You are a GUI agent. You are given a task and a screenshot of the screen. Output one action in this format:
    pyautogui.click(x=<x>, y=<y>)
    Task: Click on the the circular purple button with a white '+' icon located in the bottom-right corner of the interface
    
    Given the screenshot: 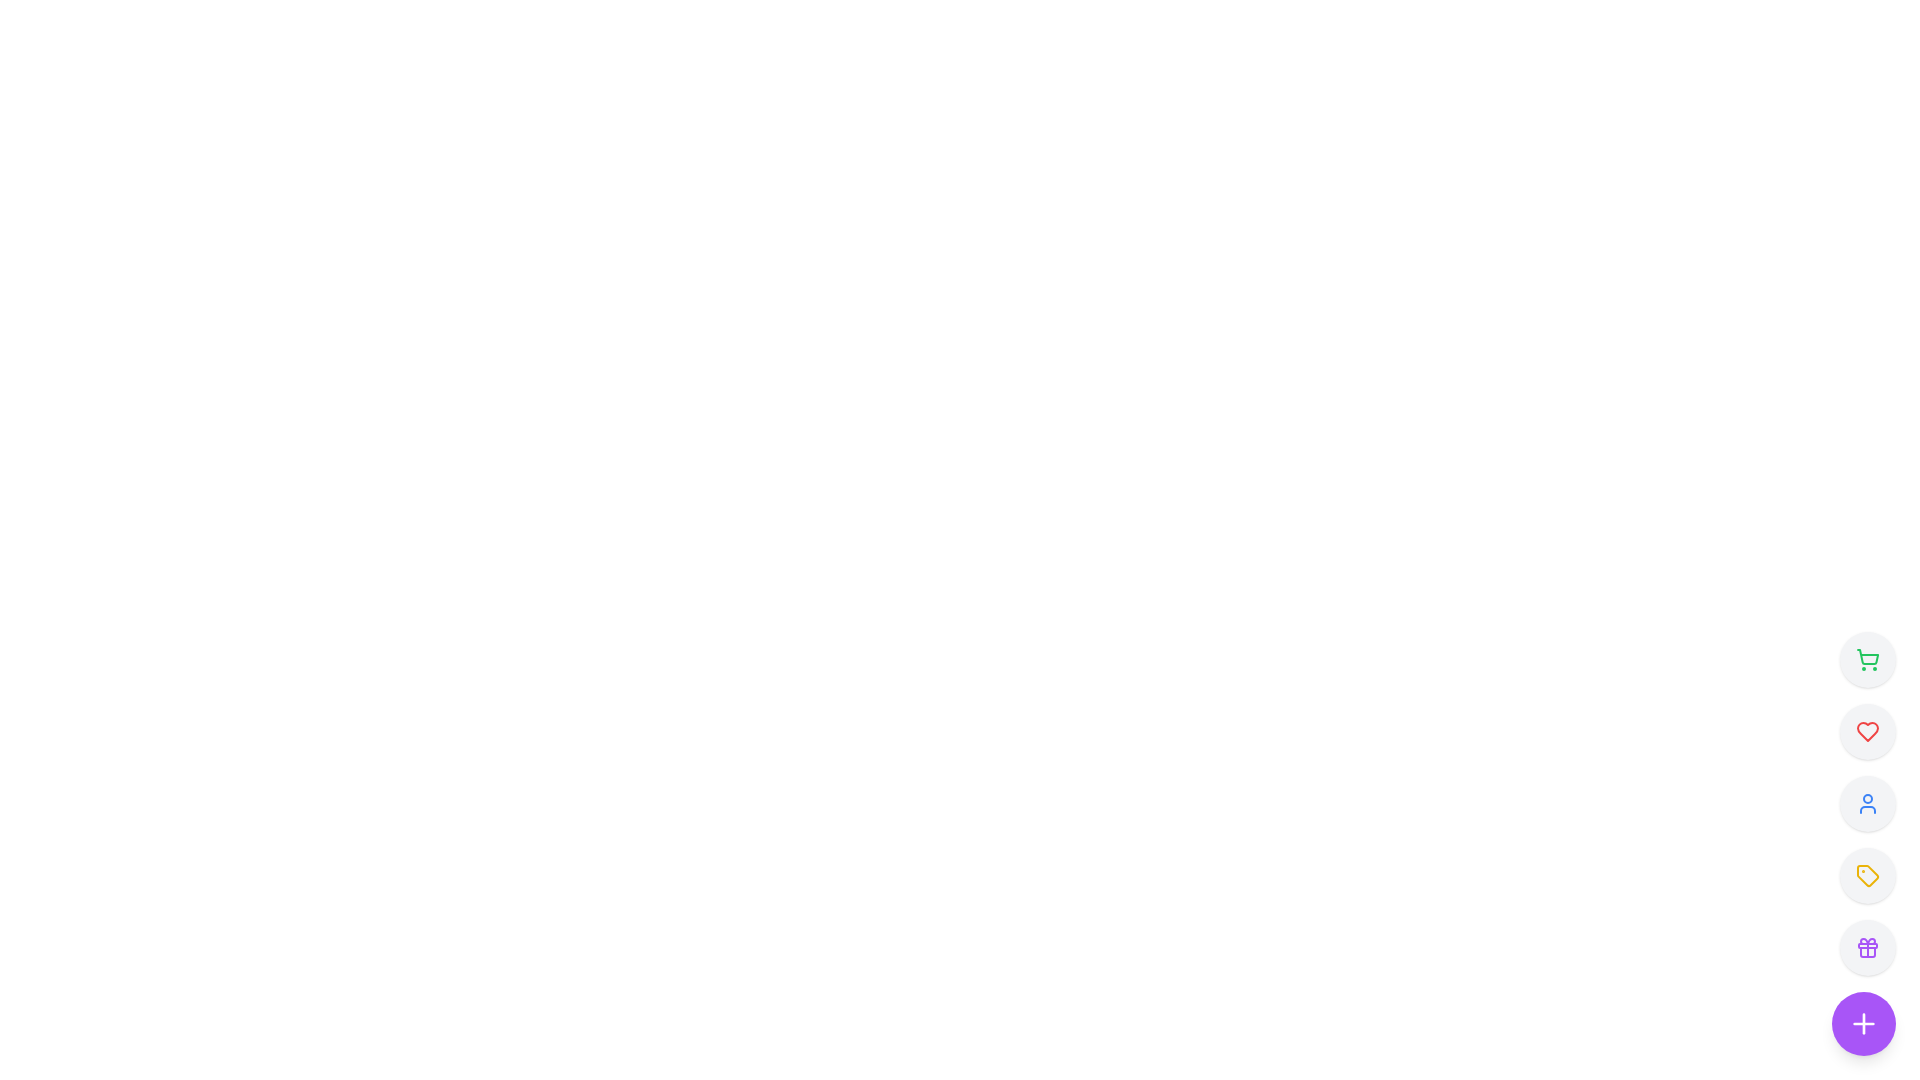 What is the action you would take?
    pyautogui.click(x=1862, y=1023)
    